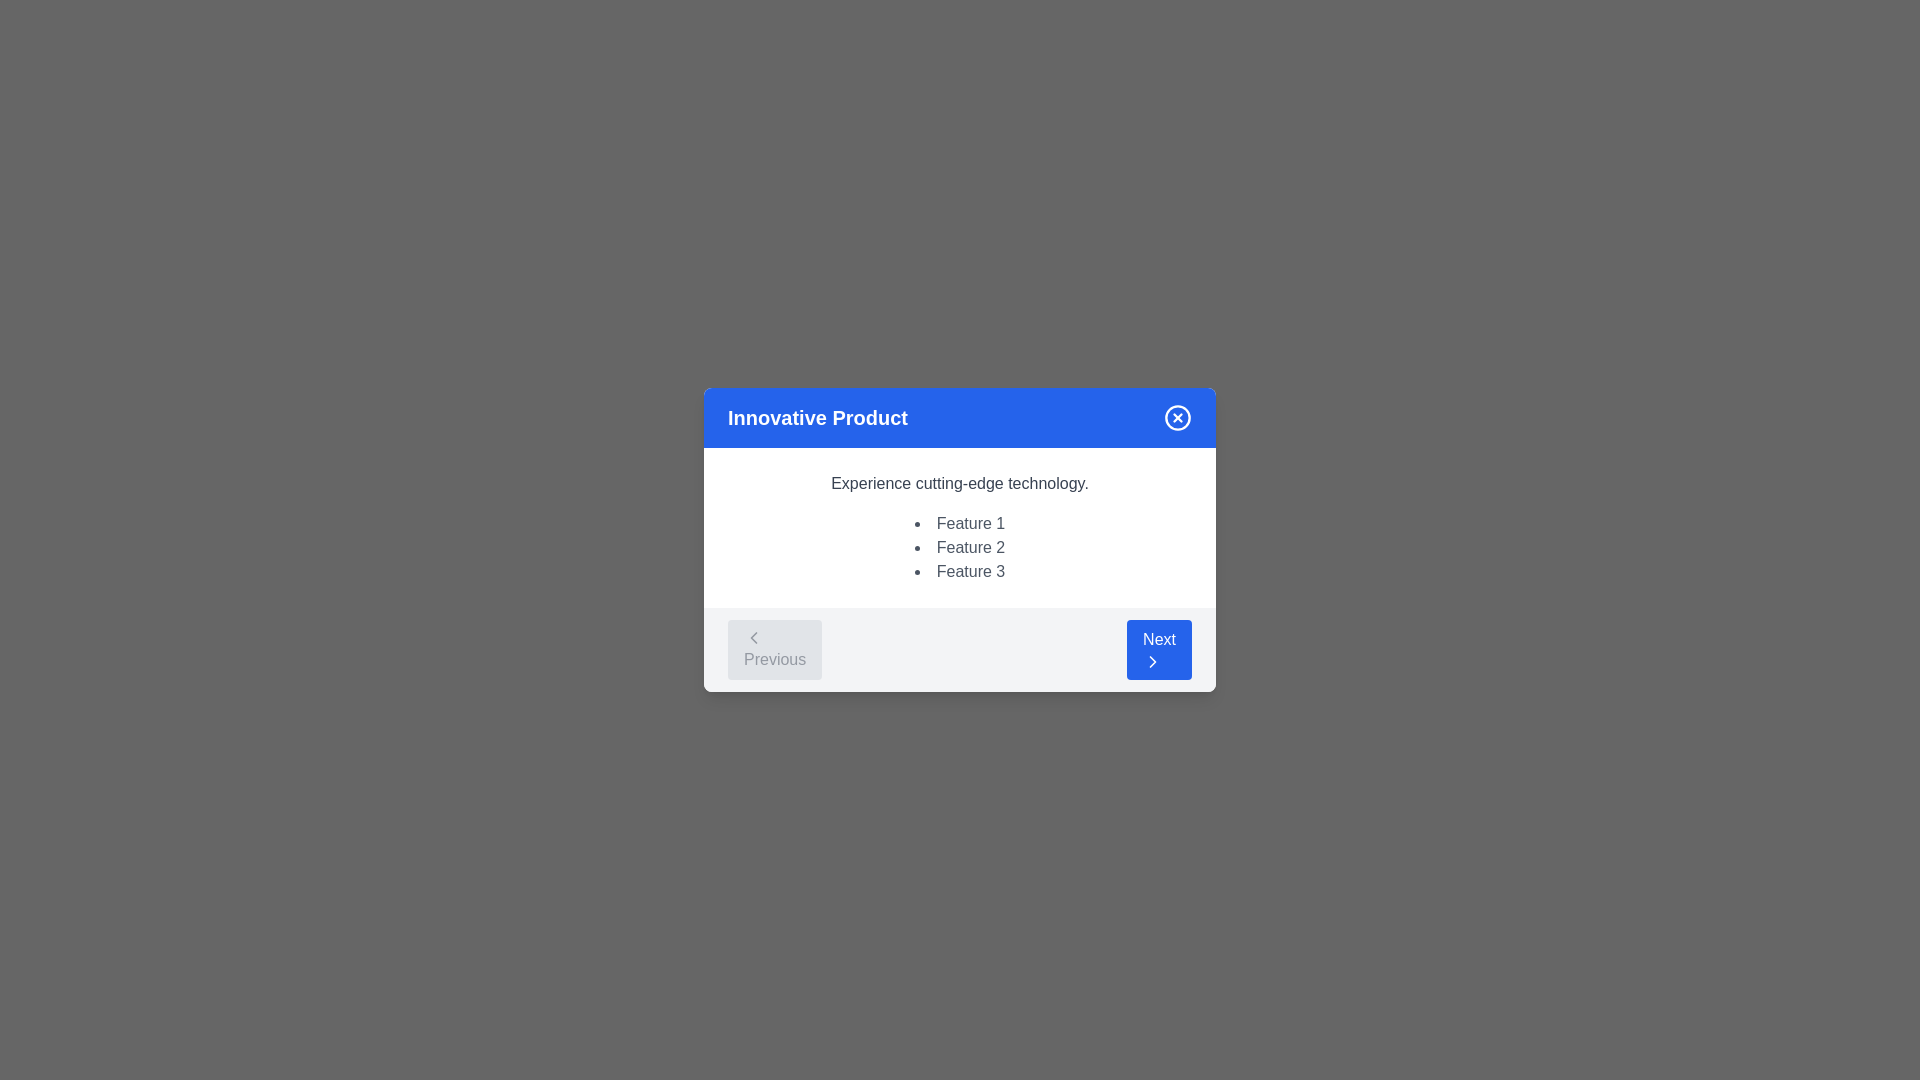 This screenshot has height=1080, width=1920. What do you see at coordinates (818, 416) in the screenshot?
I see `the static text label located at the top-left side of the blue banner section, which provides context to the dialog contents` at bounding box center [818, 416].